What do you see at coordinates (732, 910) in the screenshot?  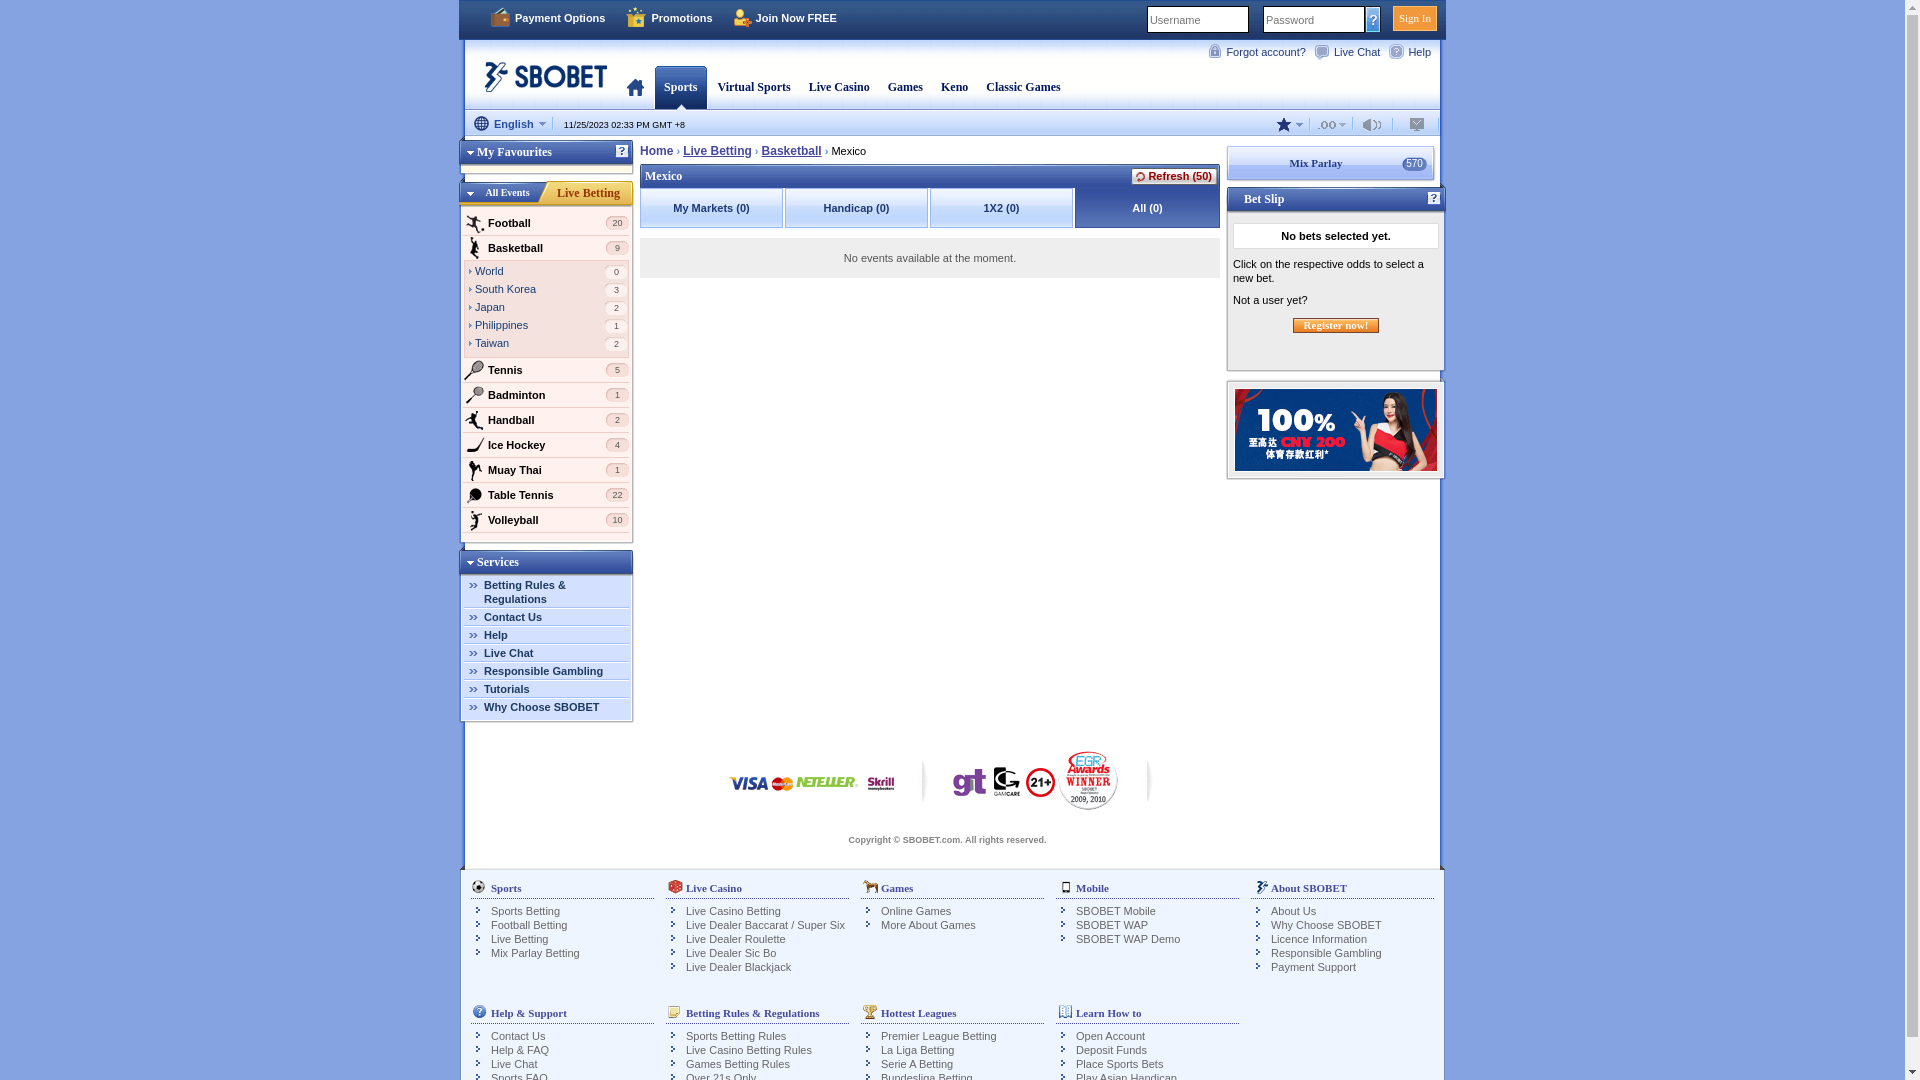 I see `'Live Casino Betting'` at bounding box center [732, 910].